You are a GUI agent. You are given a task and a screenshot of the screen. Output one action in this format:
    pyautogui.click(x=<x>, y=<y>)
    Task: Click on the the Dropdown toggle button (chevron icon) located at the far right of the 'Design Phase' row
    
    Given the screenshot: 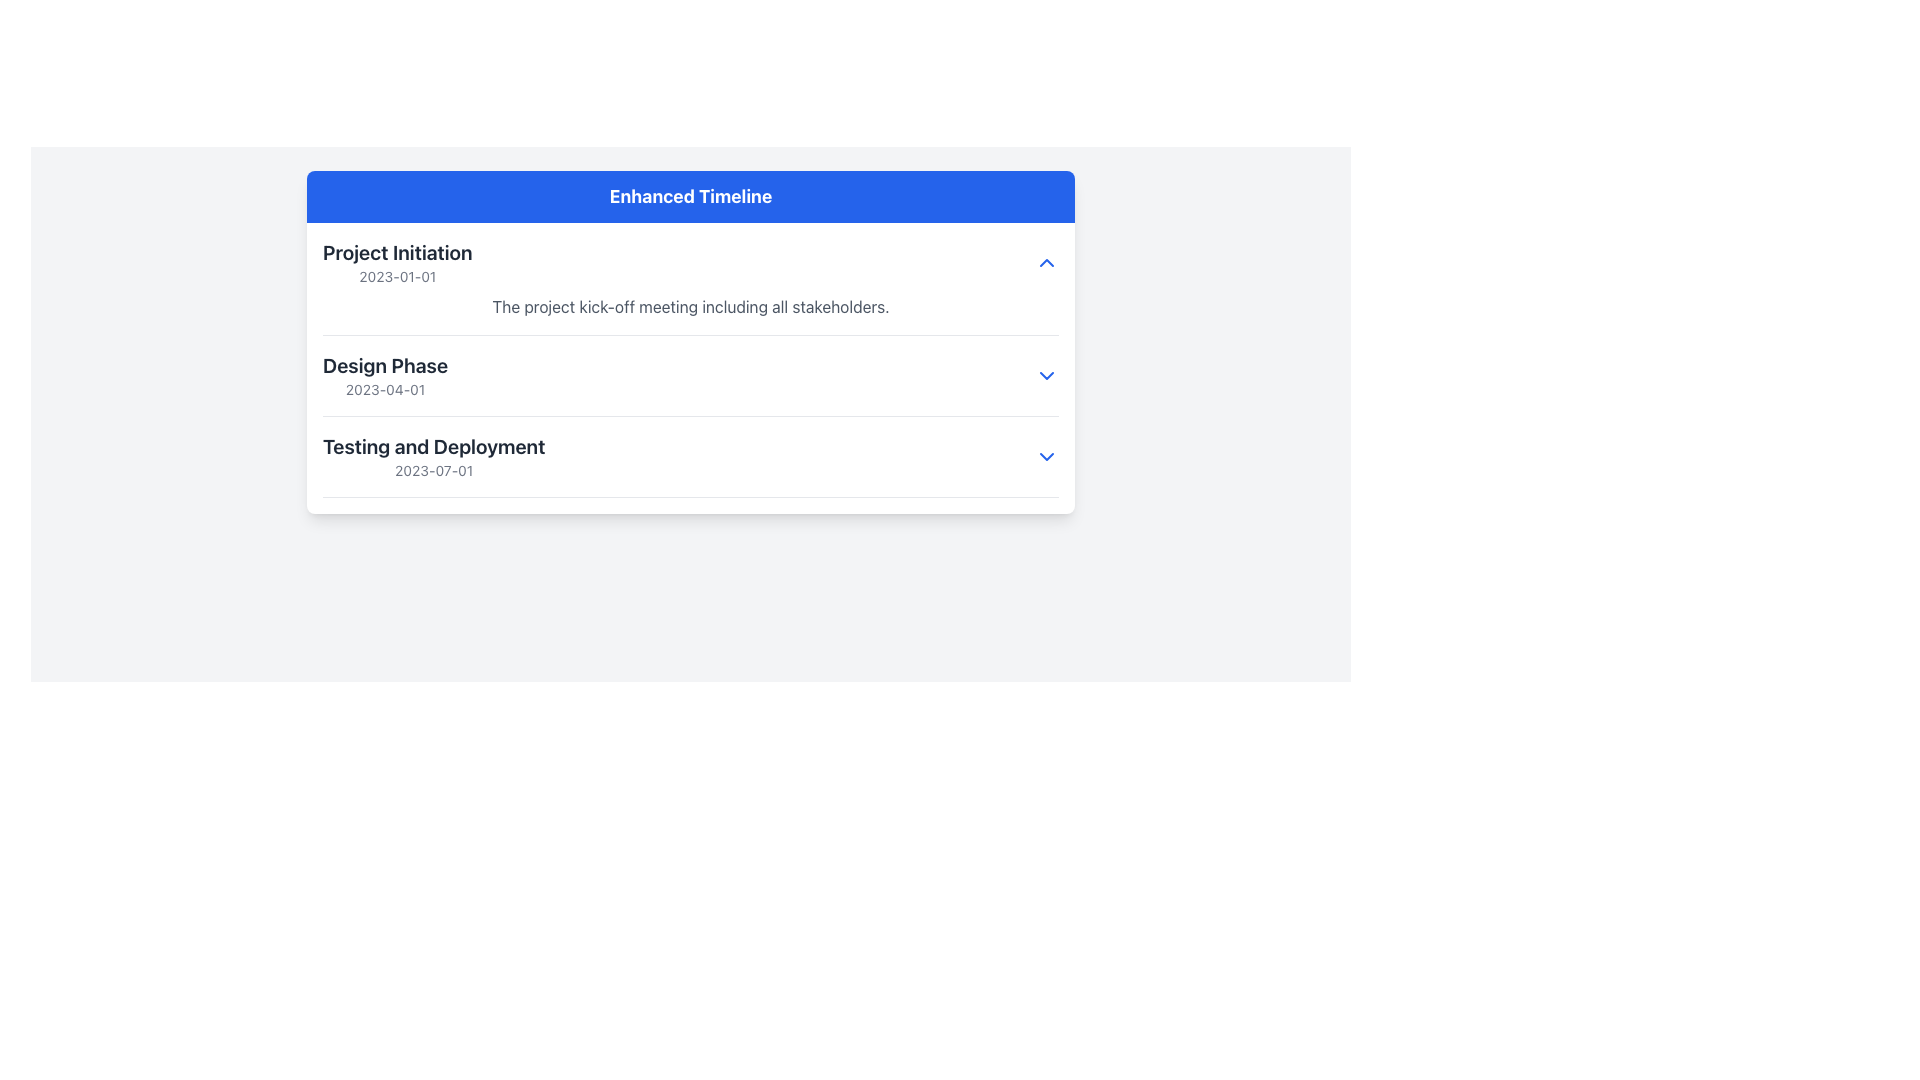 What is the action you would take?
    pyautogui.click(x=1045, y=375)
    